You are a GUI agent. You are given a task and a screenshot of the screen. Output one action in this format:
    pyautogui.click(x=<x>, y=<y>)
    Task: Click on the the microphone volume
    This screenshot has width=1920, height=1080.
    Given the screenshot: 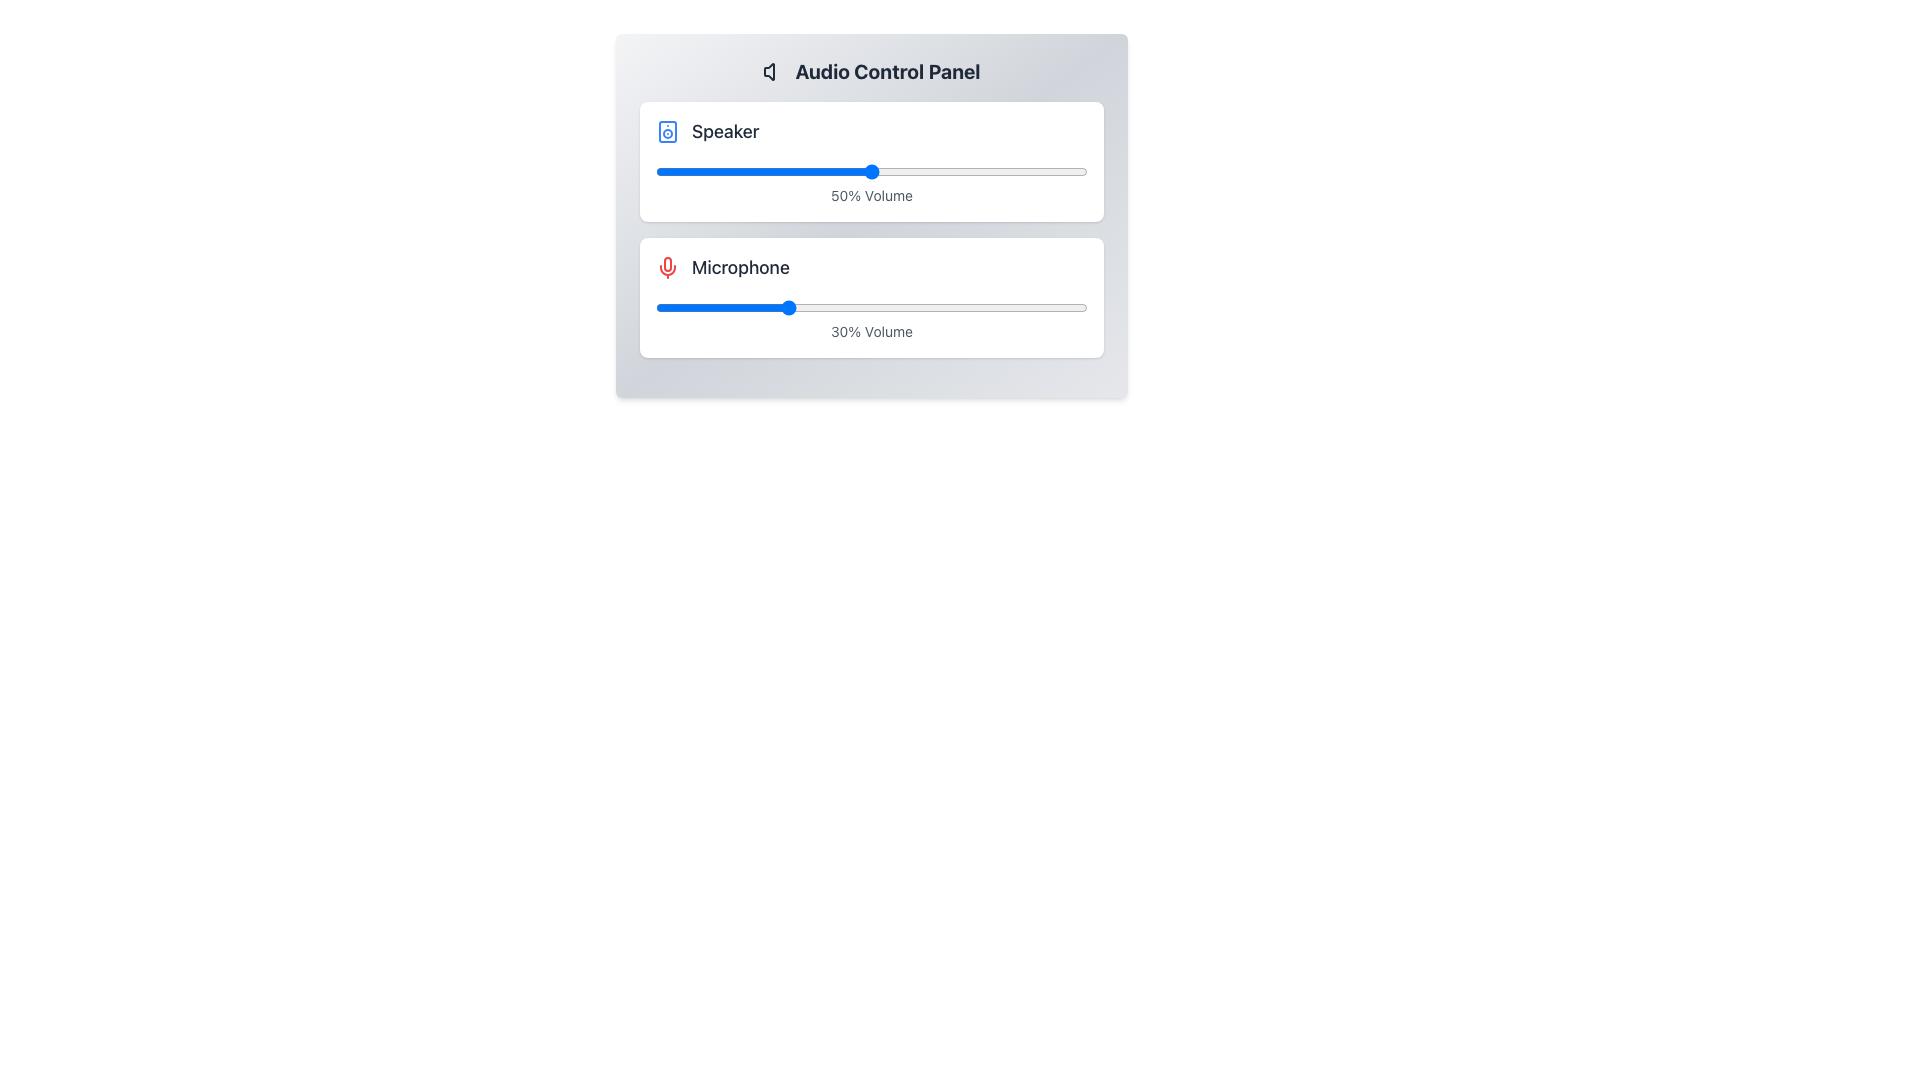 What is the action you would take?
    pyautogui.click(x=1014, y=308)
    